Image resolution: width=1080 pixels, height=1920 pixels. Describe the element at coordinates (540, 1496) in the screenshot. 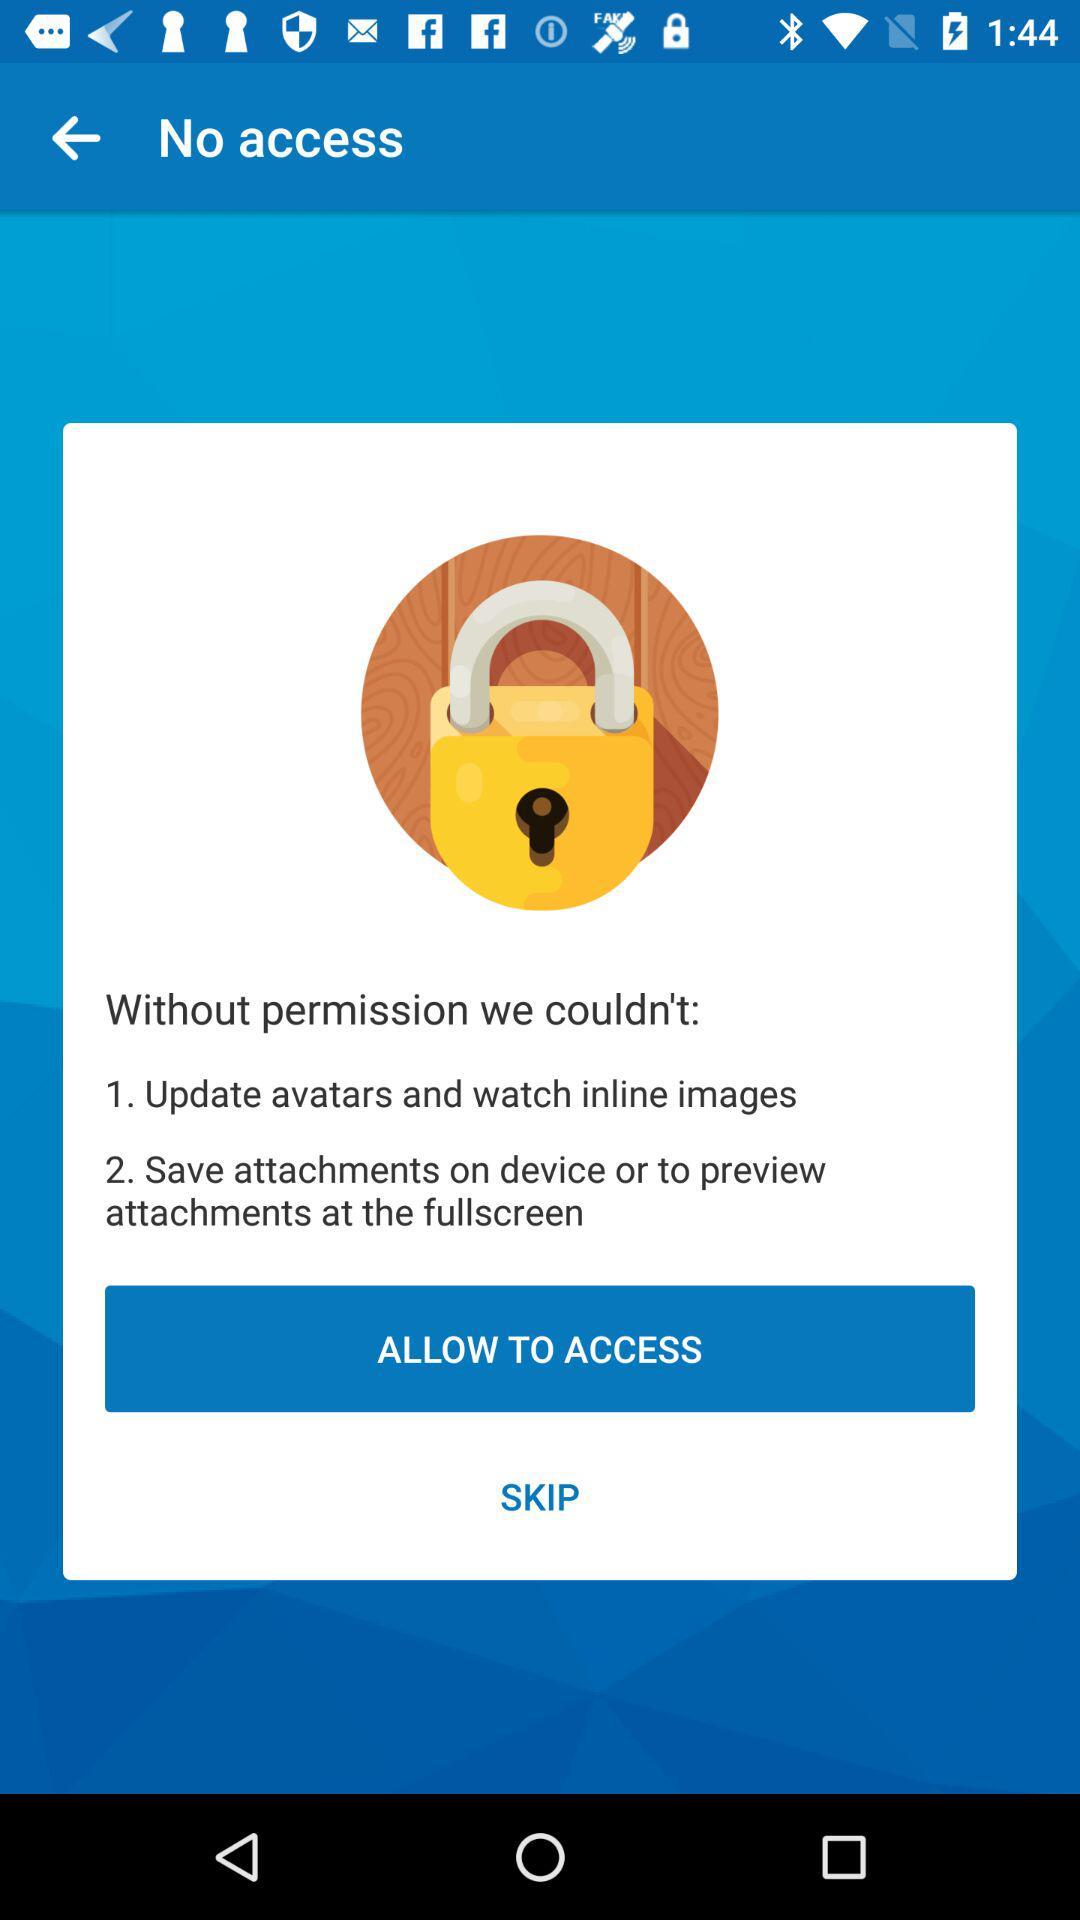

I see `icon below the allow to access` at that location.